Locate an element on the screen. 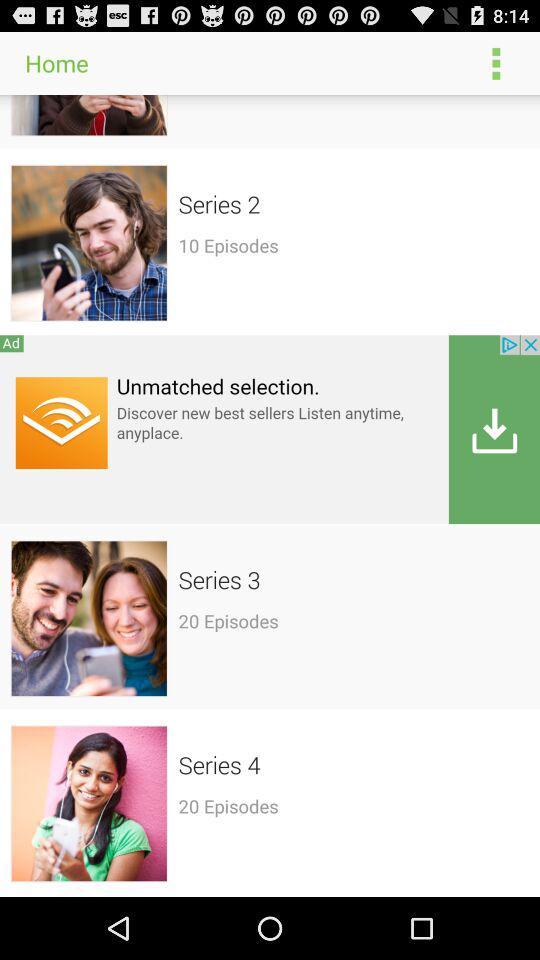 Image resolution: width=540 pixels, height=960 pixels. find out more is located at coordinates (270, 429).